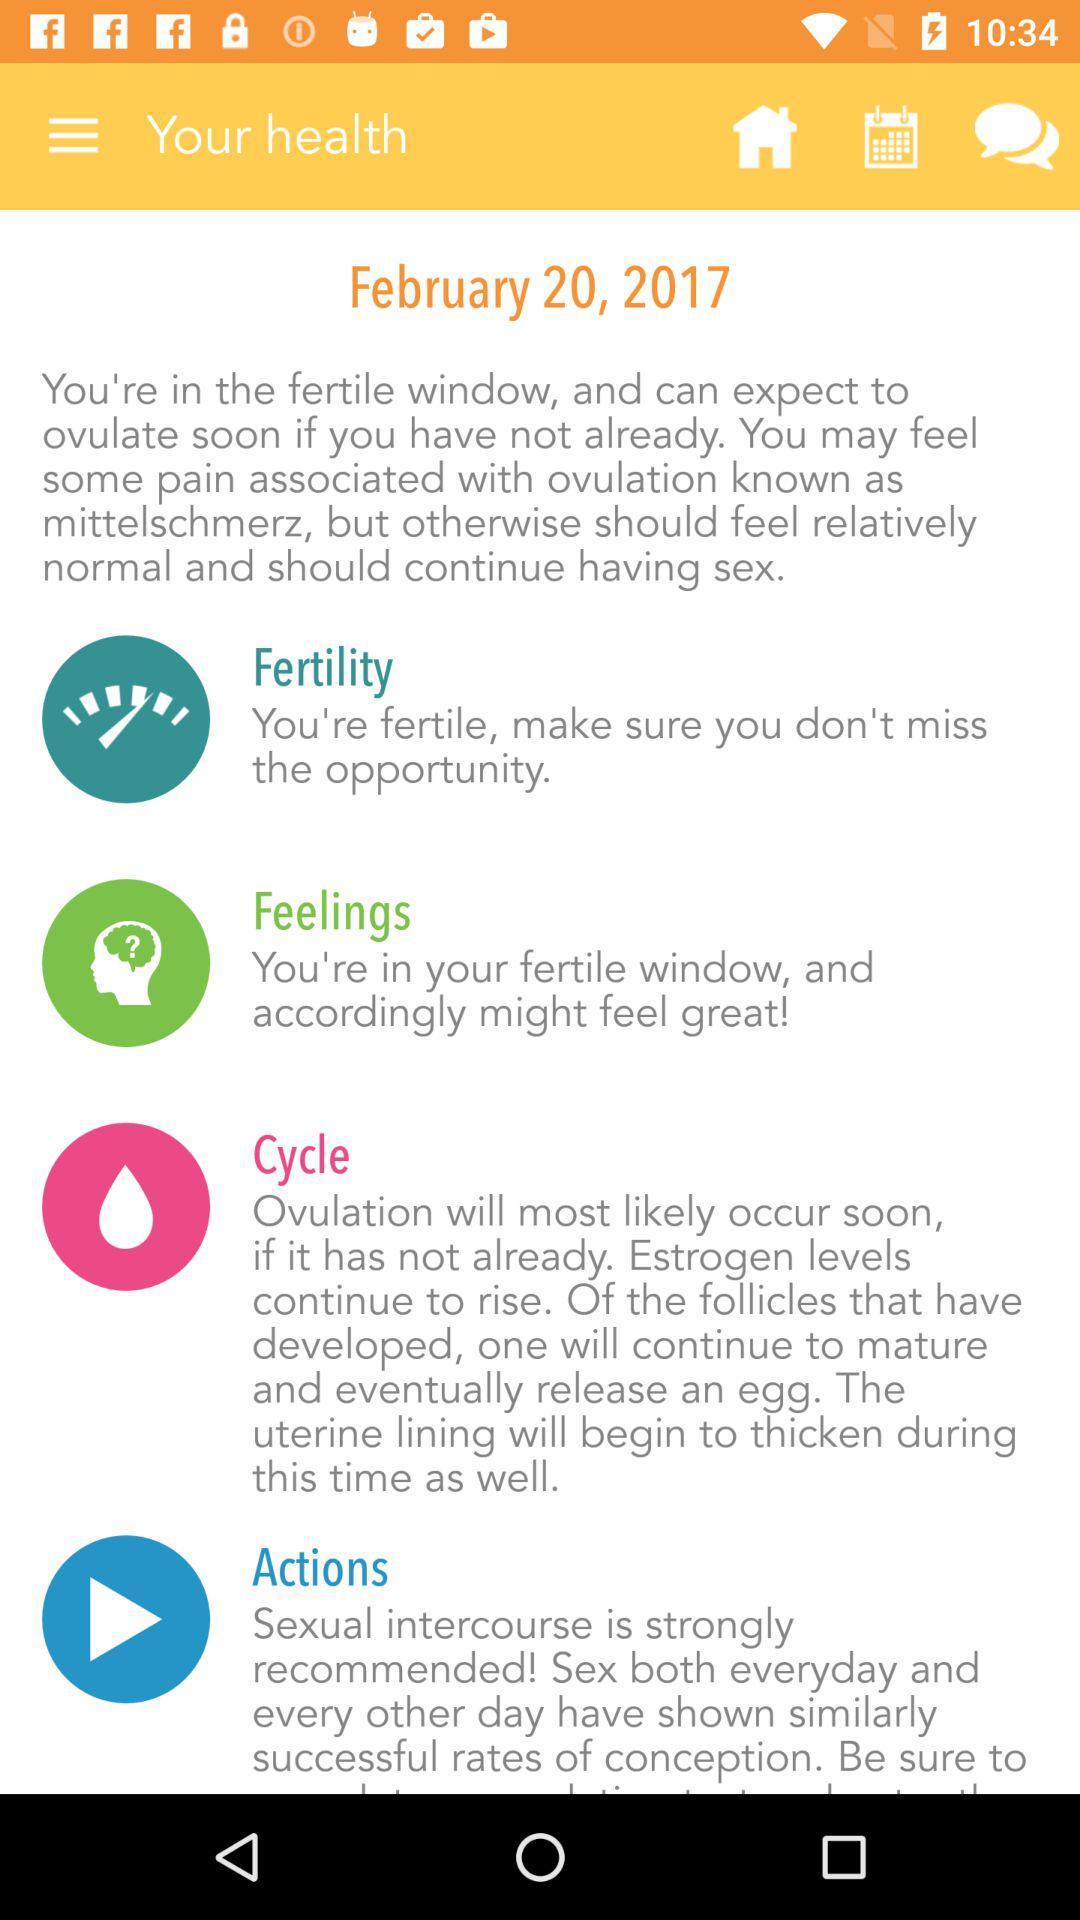 The width and height of the screenshot is (1080, 1920). Describe the element at coordinates (423, 135) in the screenshot. I see `icon above the february 20, 2017 item` at that location.